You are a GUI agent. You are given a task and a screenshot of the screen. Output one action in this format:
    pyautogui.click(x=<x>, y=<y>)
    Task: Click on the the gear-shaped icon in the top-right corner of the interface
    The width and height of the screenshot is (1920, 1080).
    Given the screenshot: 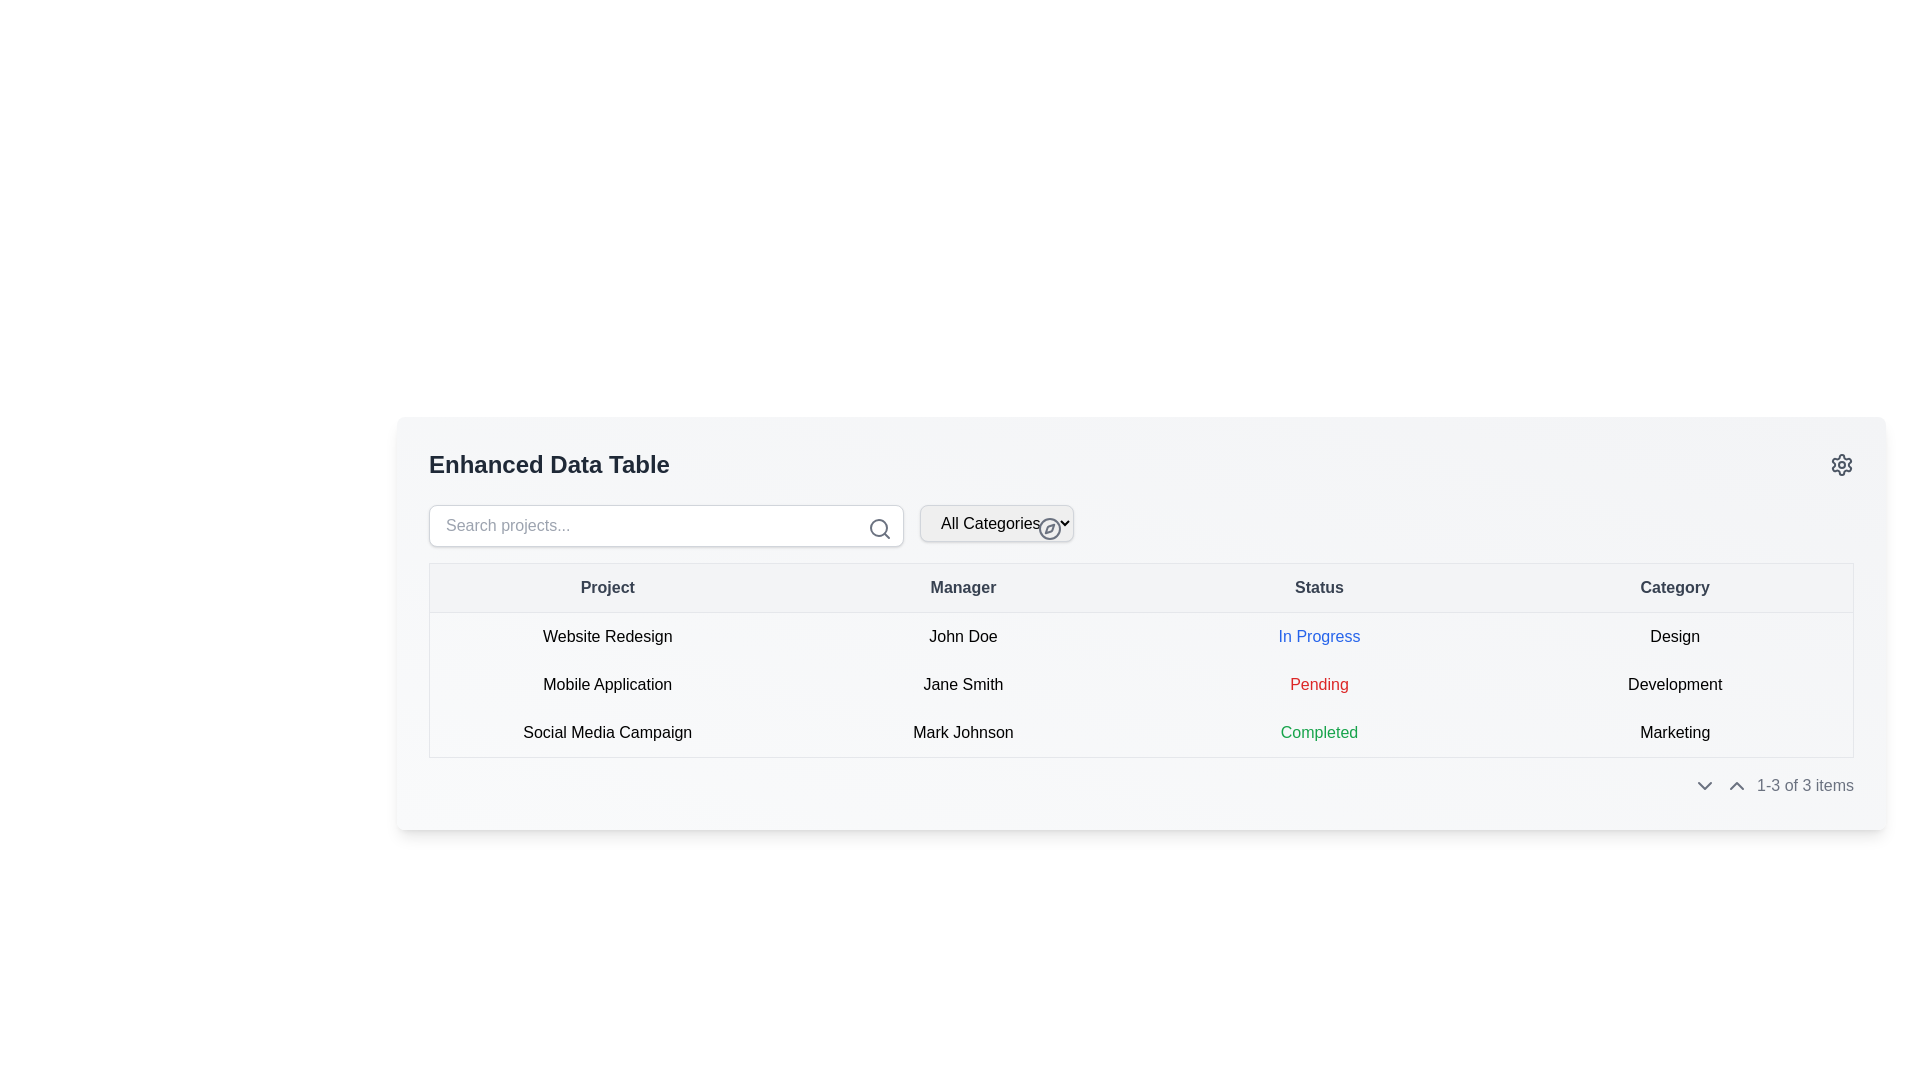 What is the action you would take?
    pyautogui.click(x=1841, y=465)
    